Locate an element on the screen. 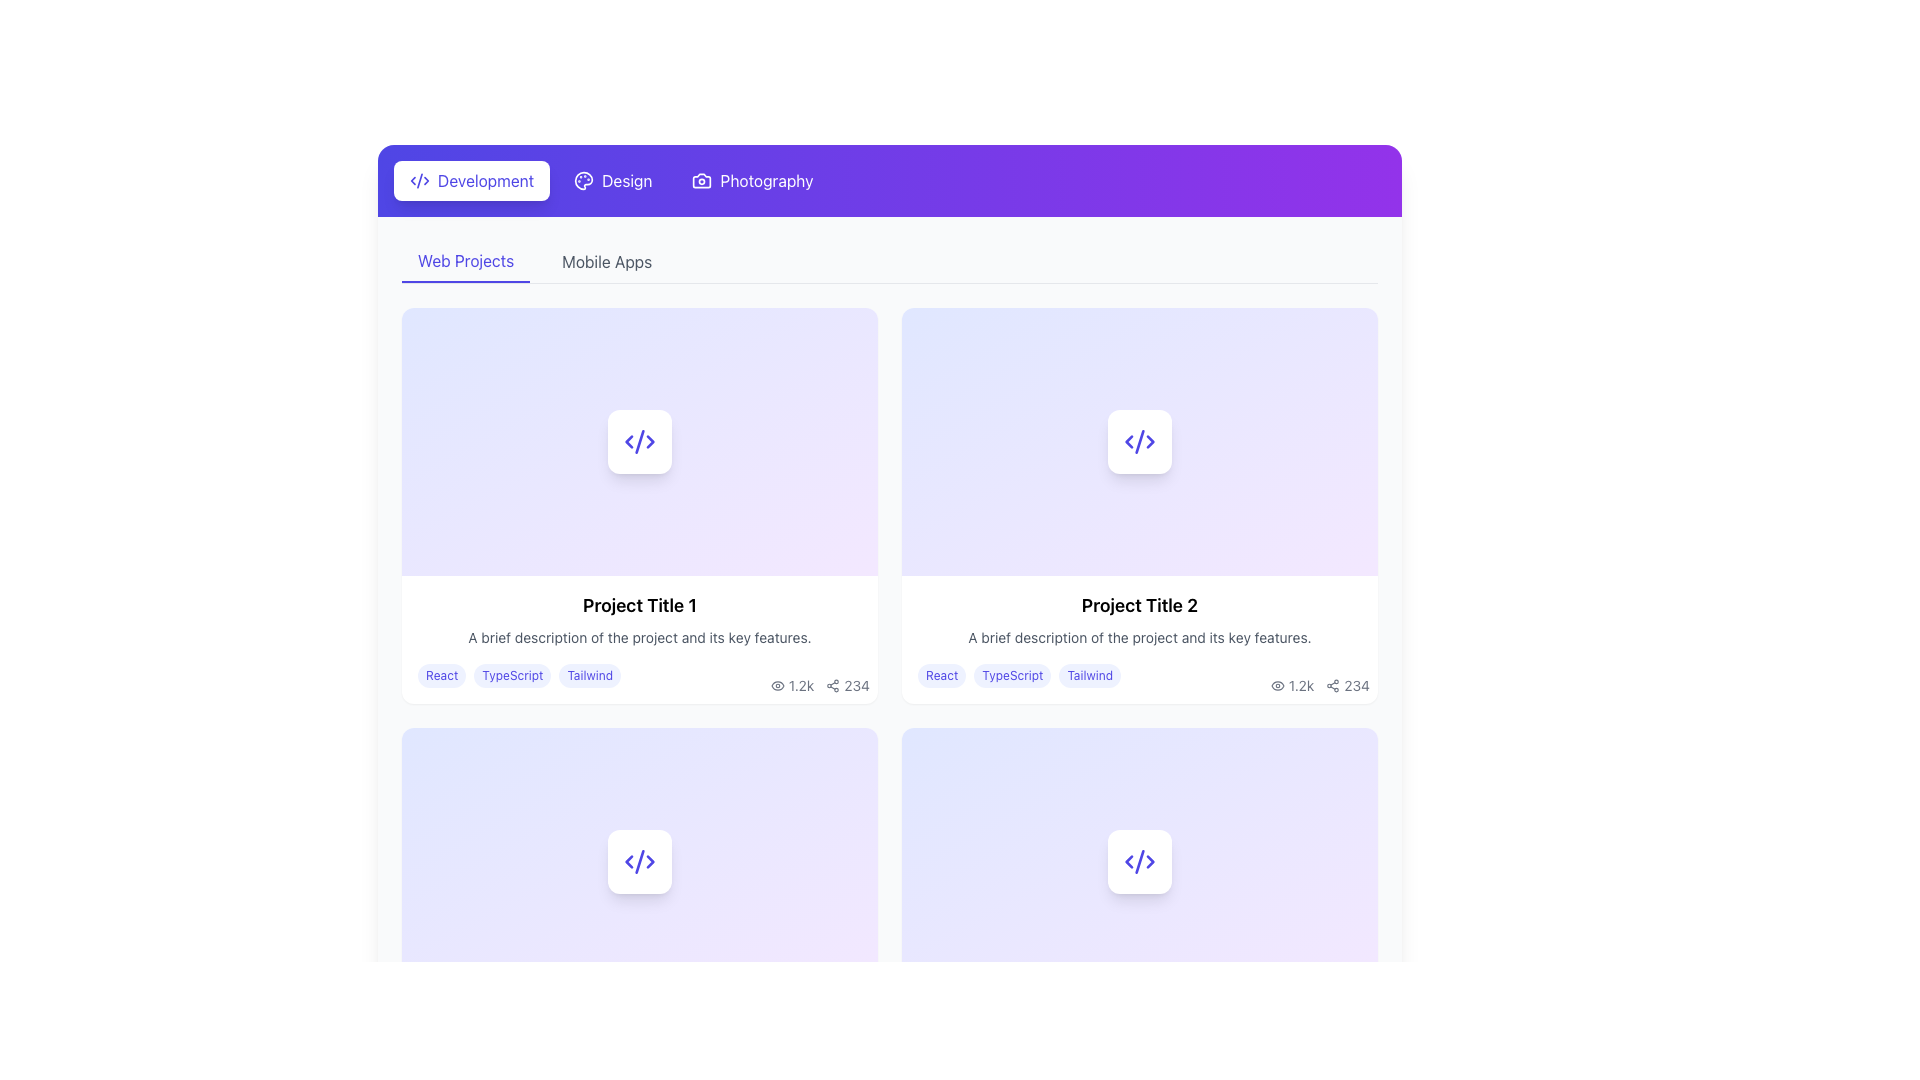  the 'React' label, which is a small pill-shaped button with a light indigo background and dark indigo text, located on the far left of the horizontal group of labels at the bottom of the 'Project Title 2' card is located at coordinates (941, 675).